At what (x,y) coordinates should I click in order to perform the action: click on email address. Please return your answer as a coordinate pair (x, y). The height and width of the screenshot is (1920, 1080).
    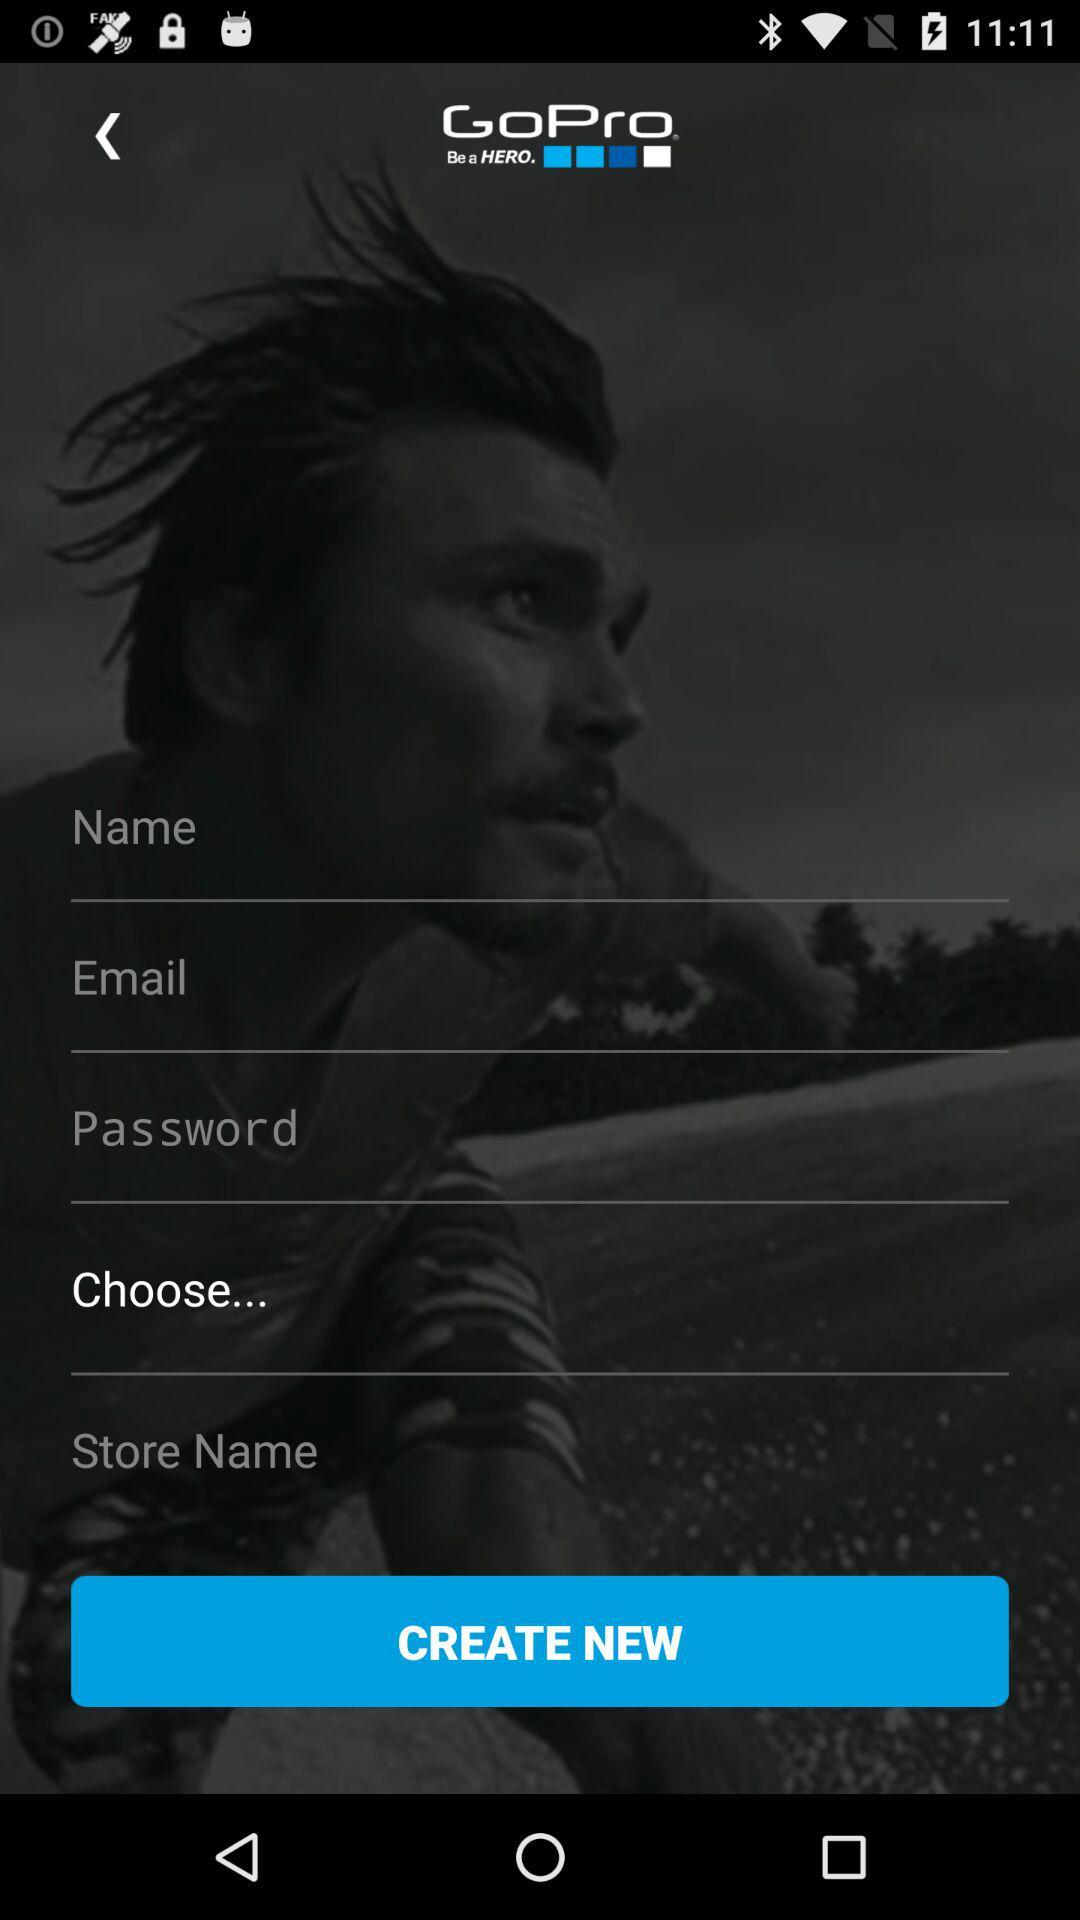
    Looking at the image, I should click on (540, 976).